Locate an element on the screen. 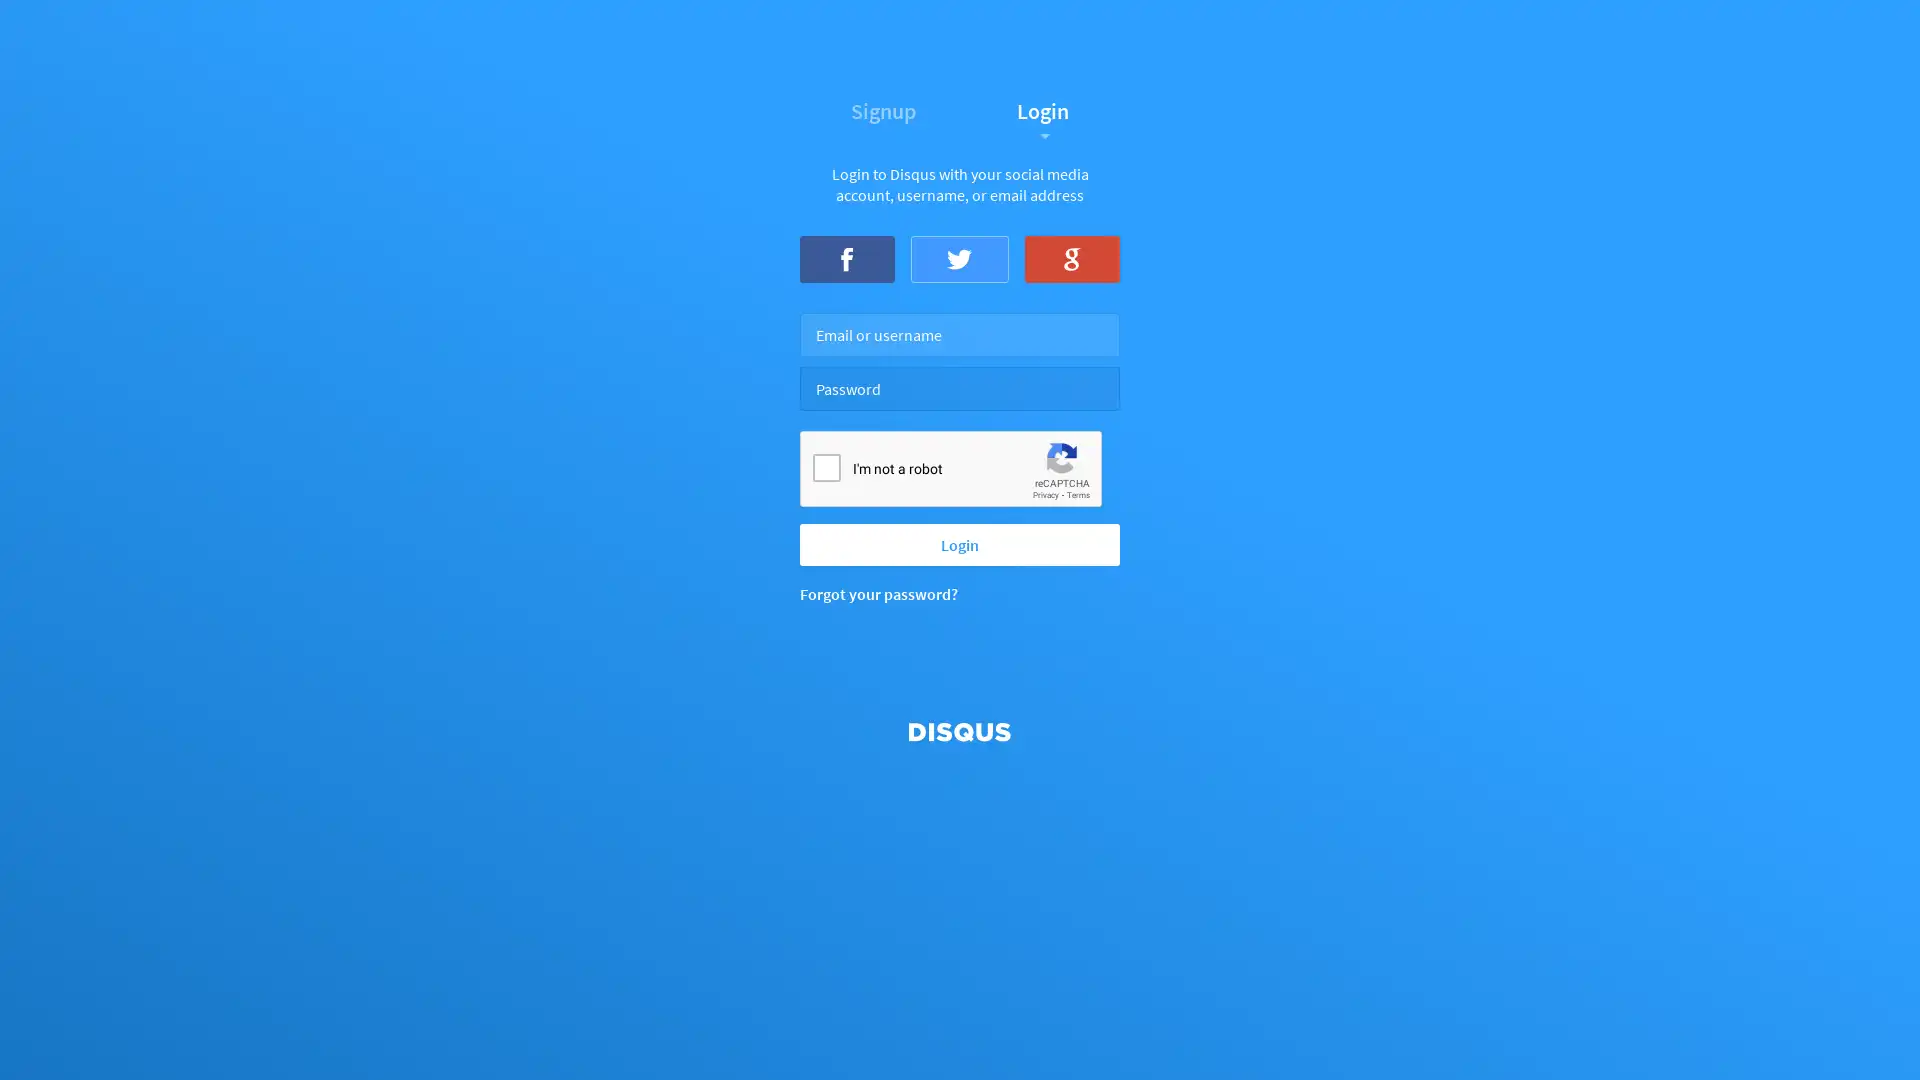  Facebook is located at coordinates (847, 257).